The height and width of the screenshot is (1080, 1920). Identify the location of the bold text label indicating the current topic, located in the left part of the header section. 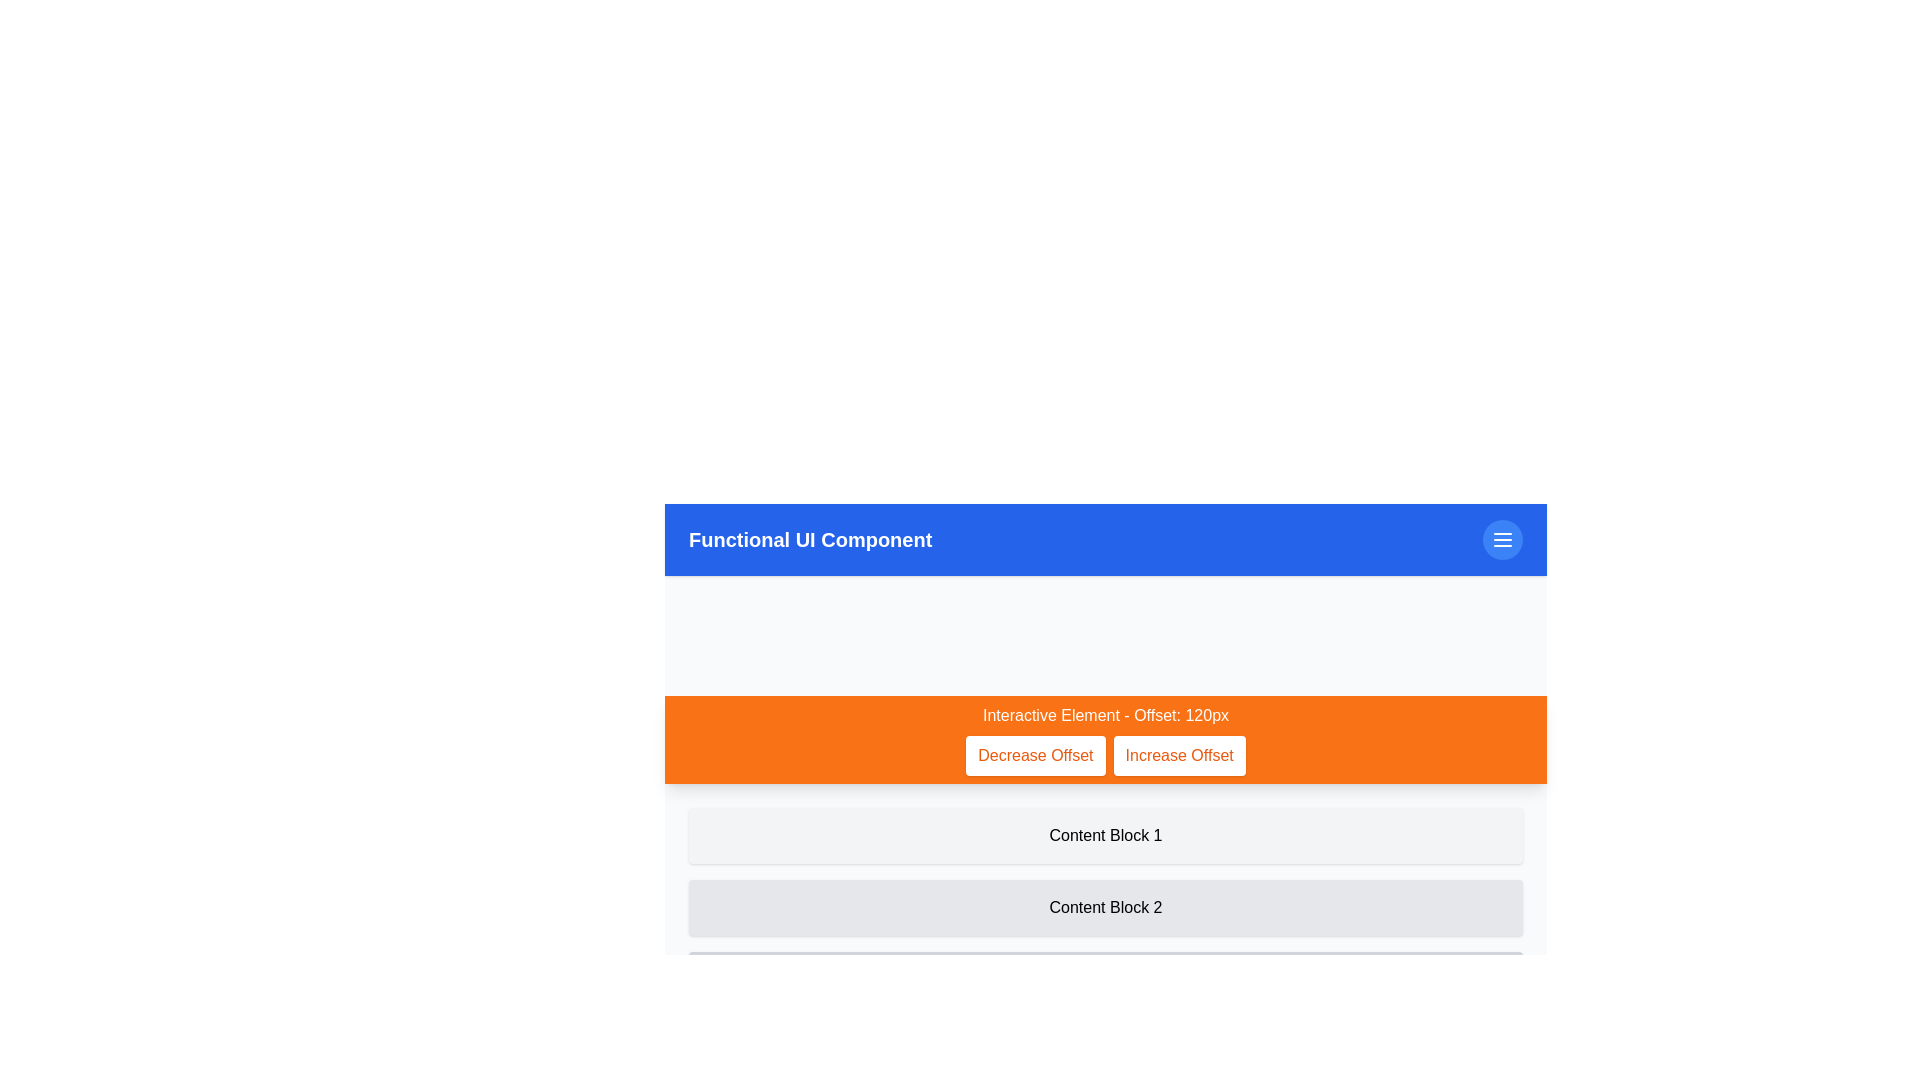
(810, 540).